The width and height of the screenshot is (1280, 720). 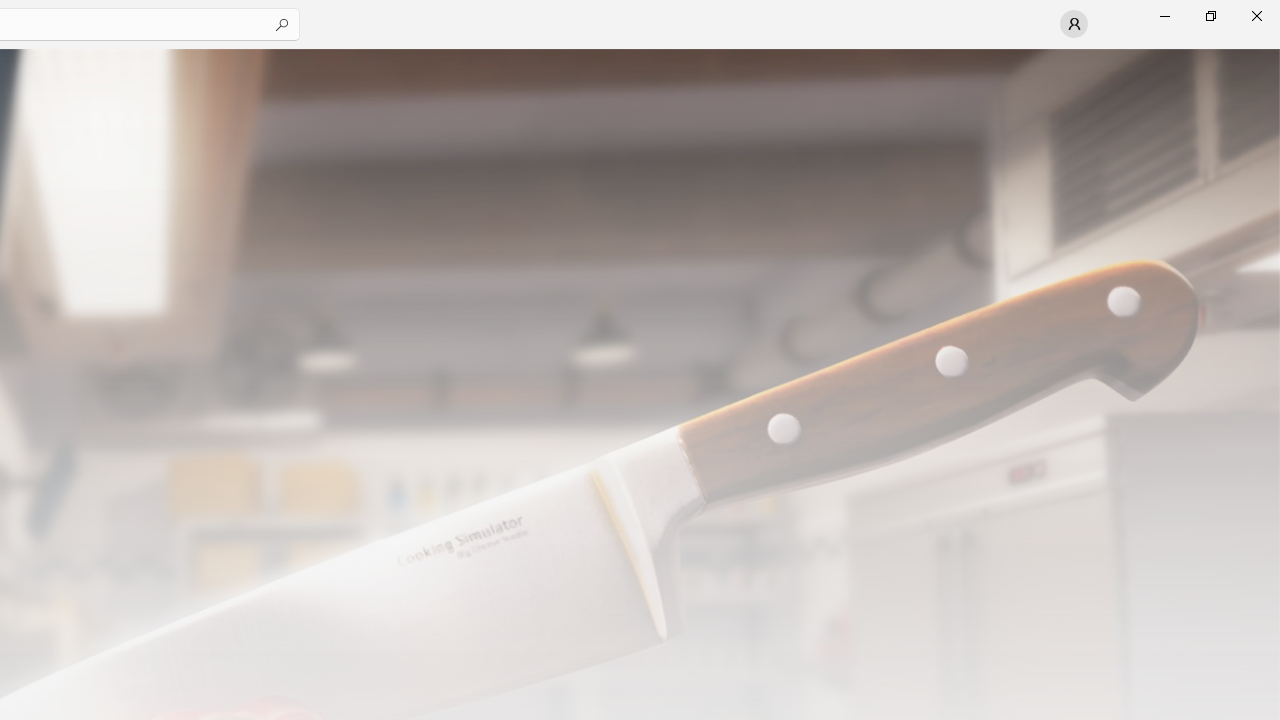 I want to click on 'Restore Microsoft Store', so click(x=1209, y=15).